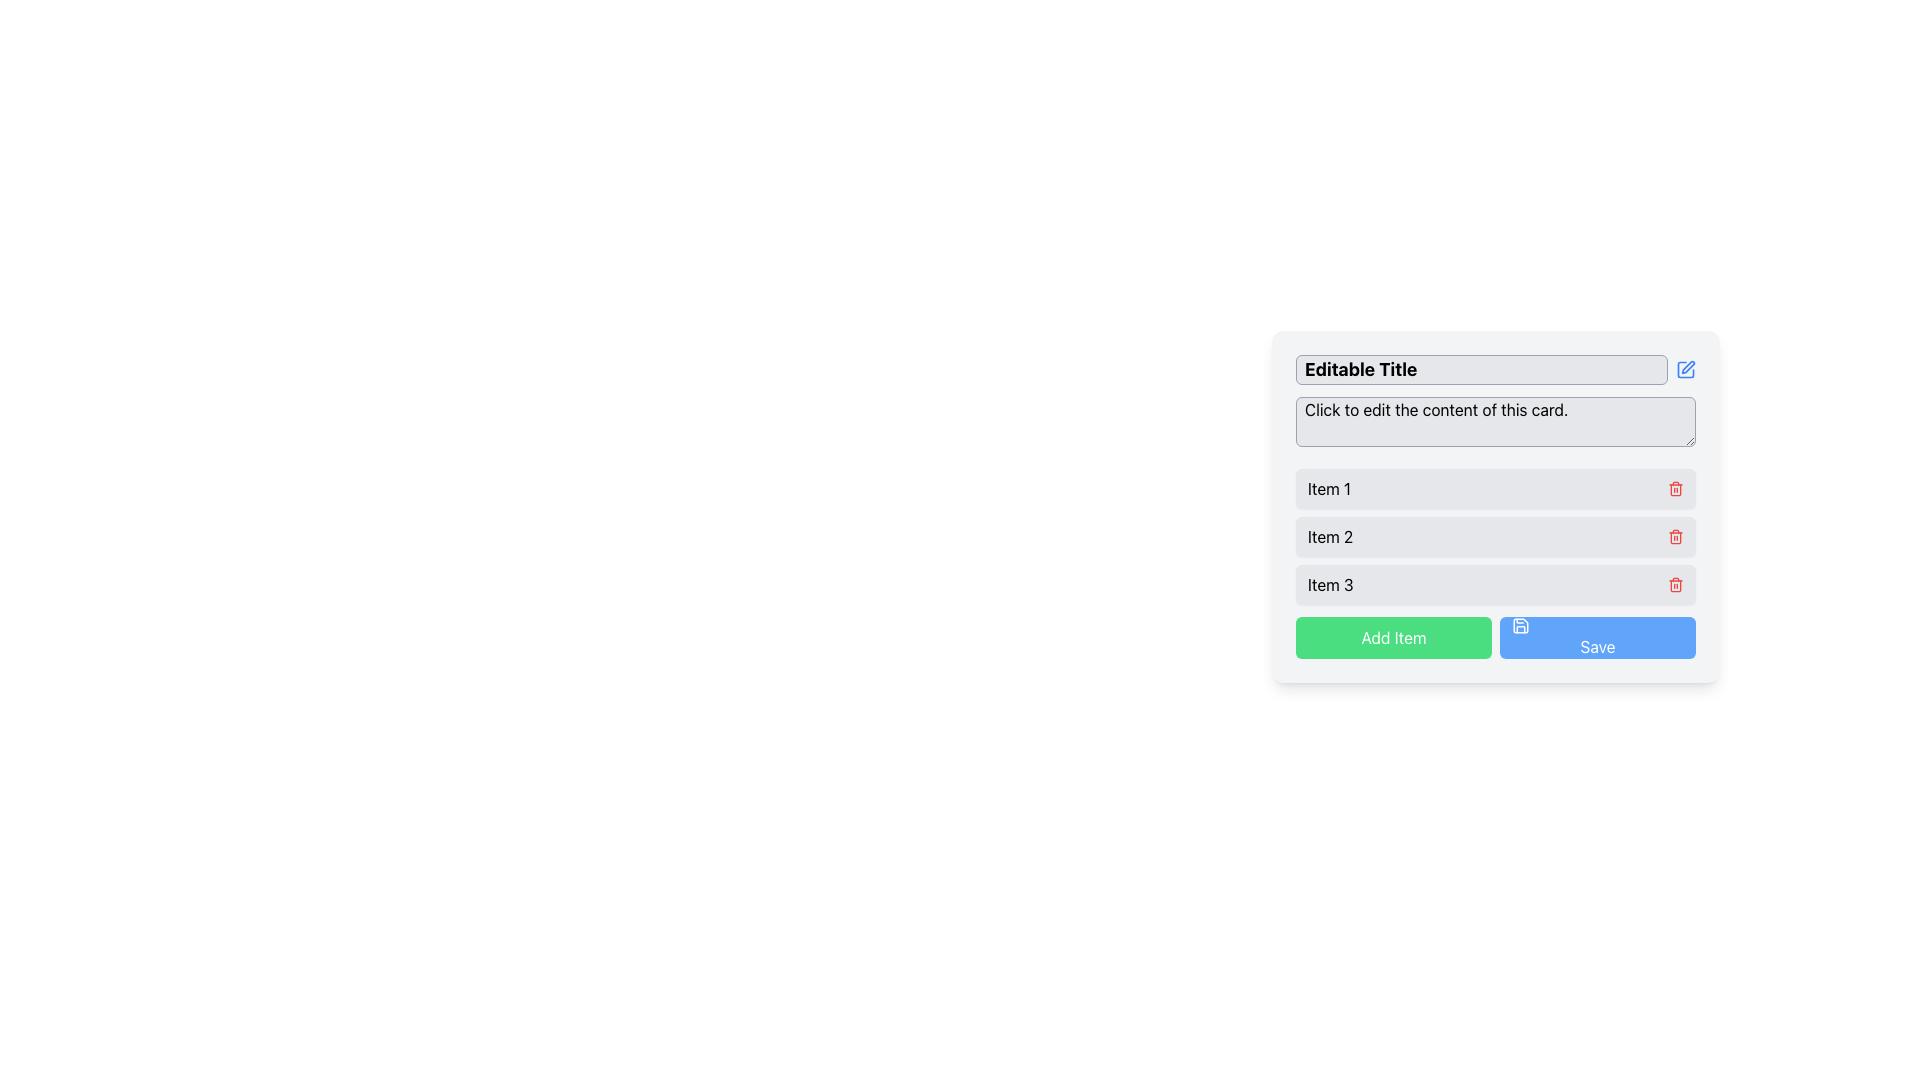 The width and height of the screenshot is (1920, 1080). Describe the element at coordinates (1520, 624) in the screenshot. I see `the save icon located within the 'Save' button at the bottom-right corner of the form` at that location.